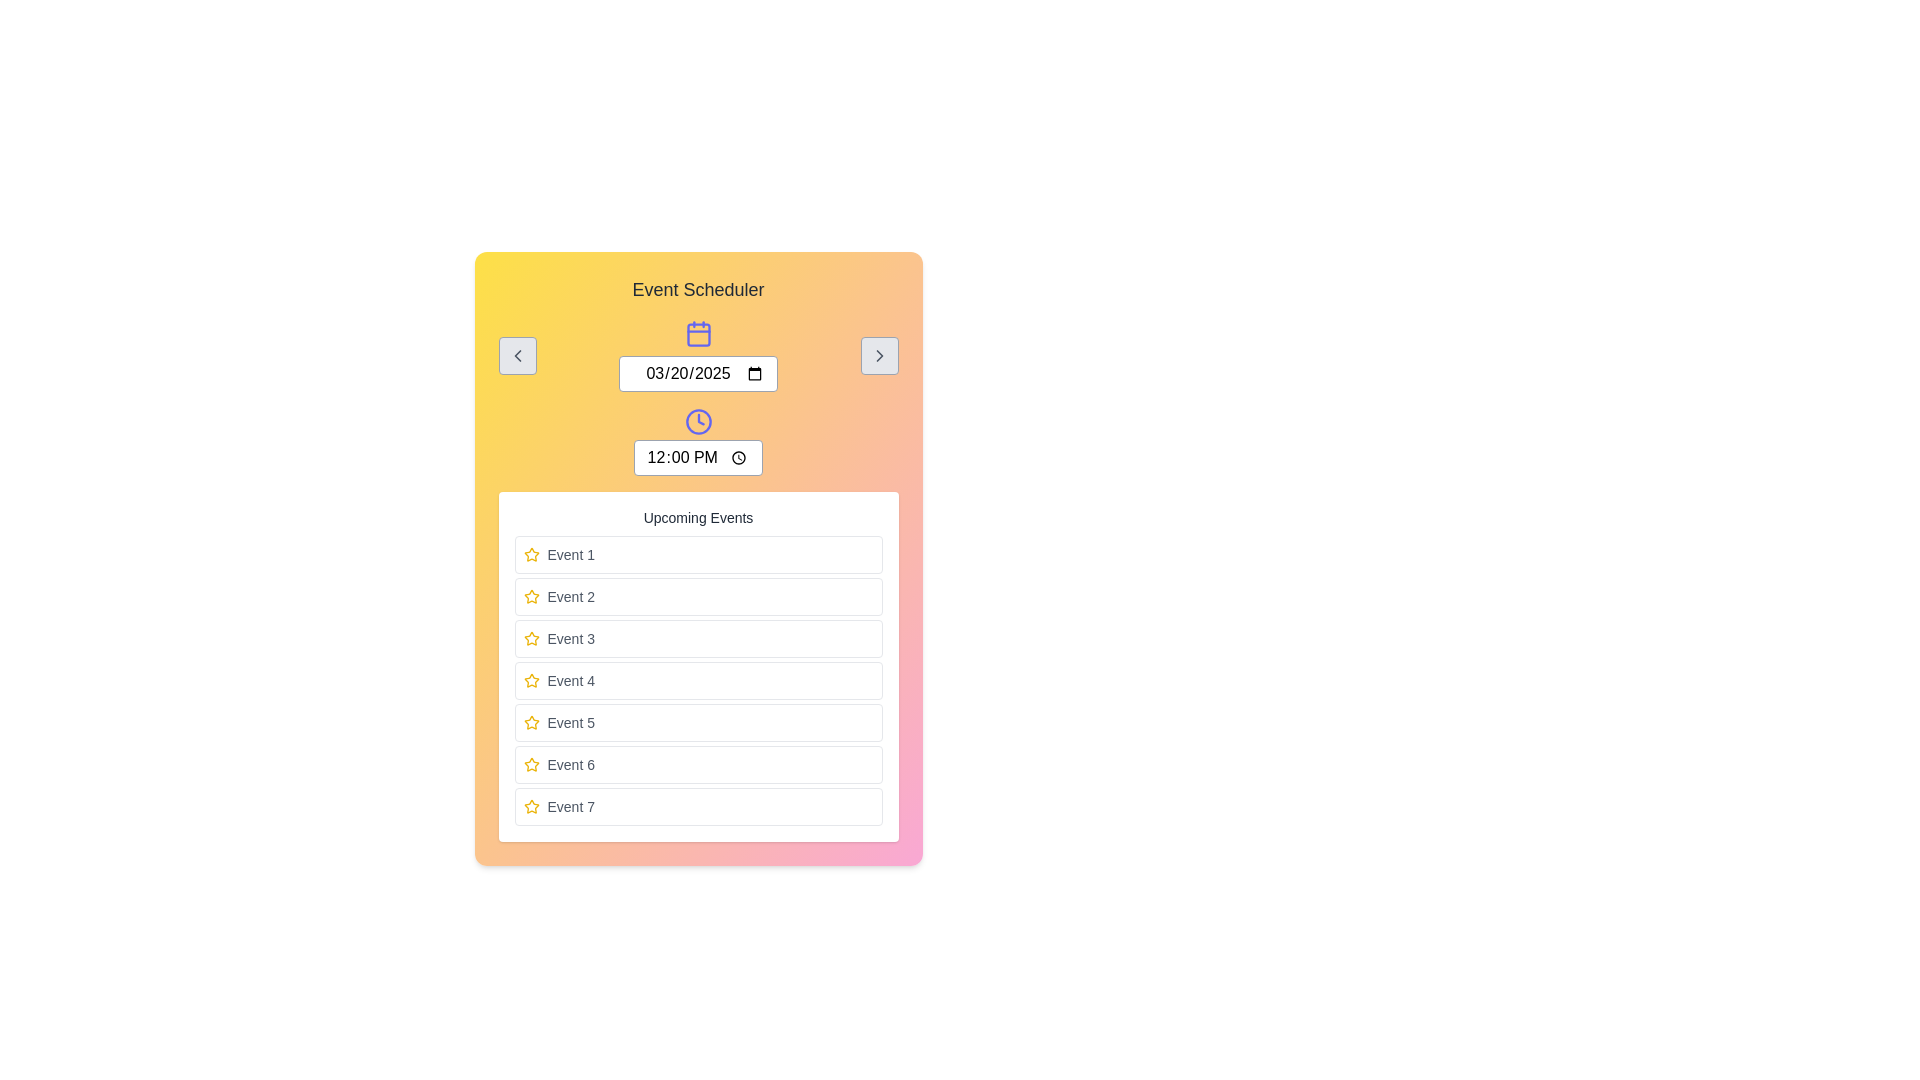 The height and width of the screenshot is (1080, 1920). Describe the element at coordinates (698, 441) in the screenshot. I see `the time input box displaying '12:00 PM' in the Time Input Control within the 'Event Scheduler' card` at that location.